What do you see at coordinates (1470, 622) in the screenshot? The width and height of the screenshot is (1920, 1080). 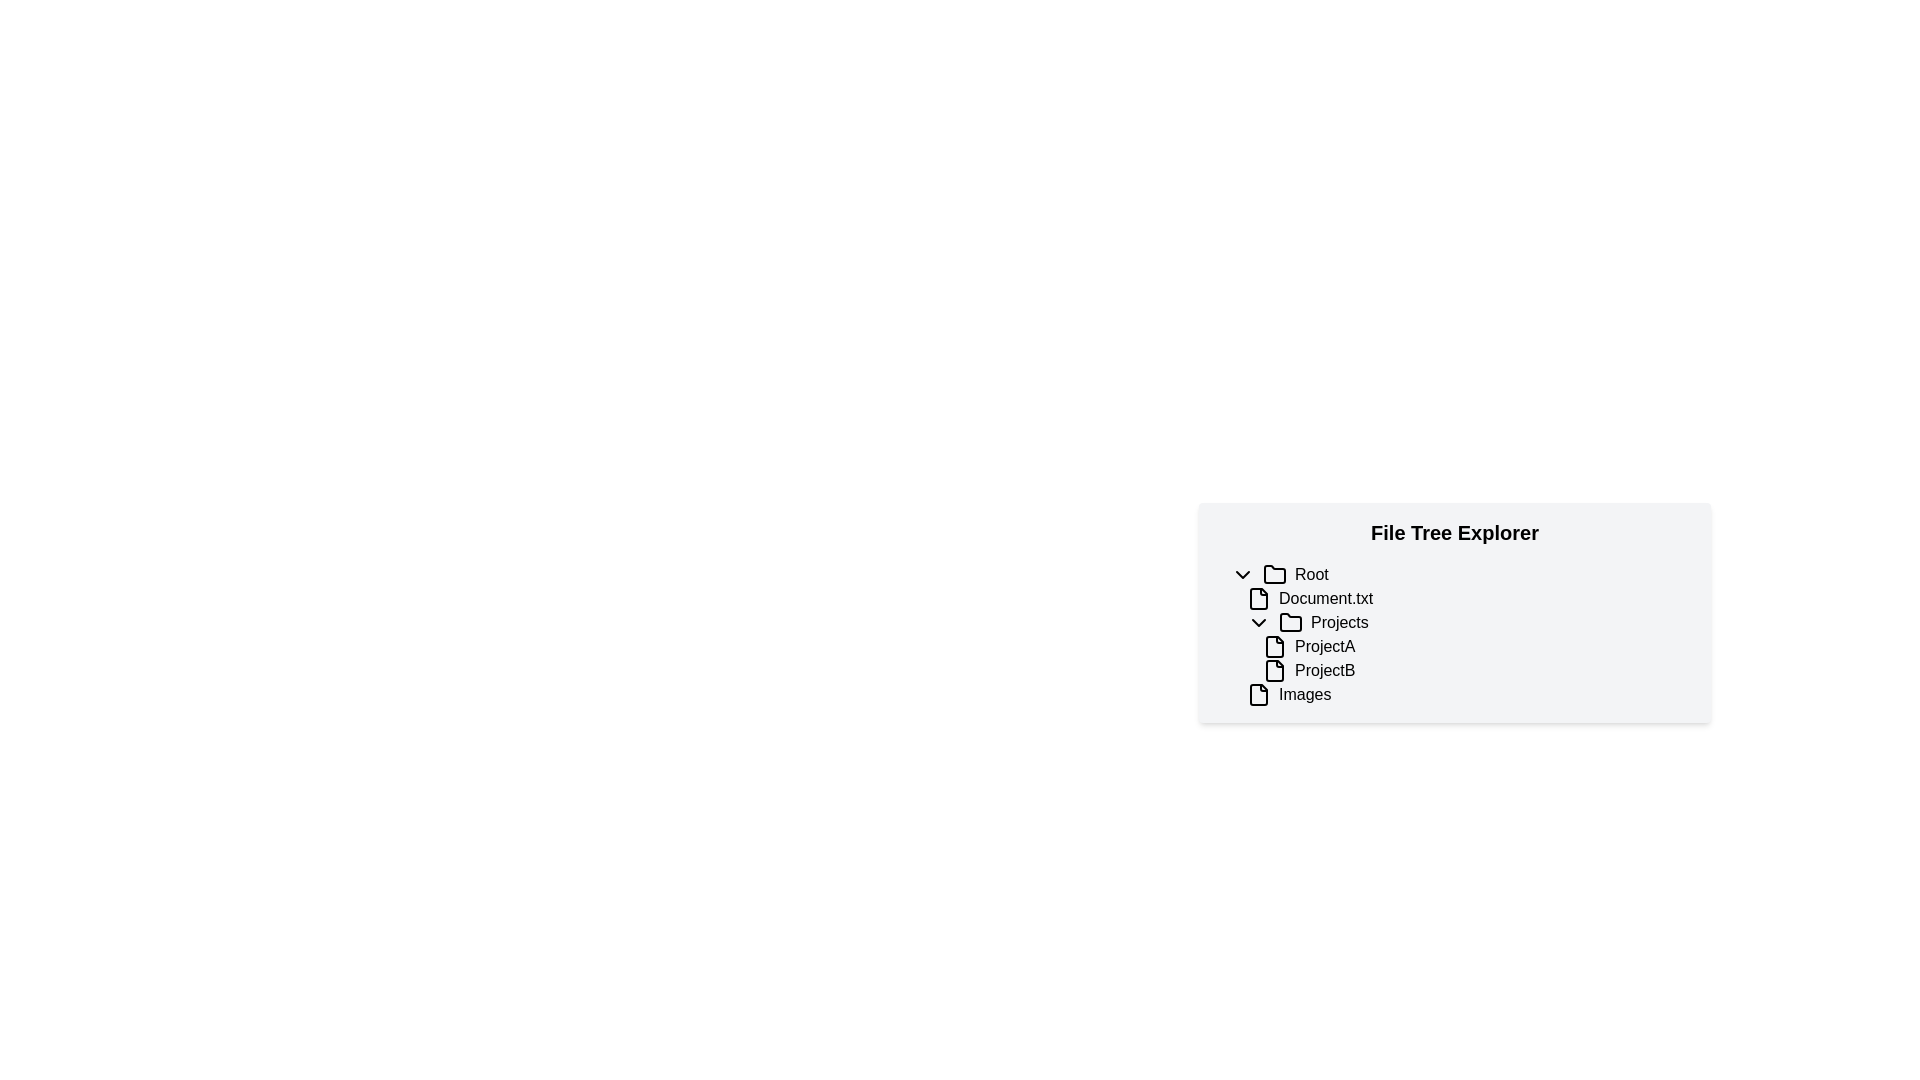 I see `the 'Projects' row in the file tree explorer` at bounding box center [1470, 622].